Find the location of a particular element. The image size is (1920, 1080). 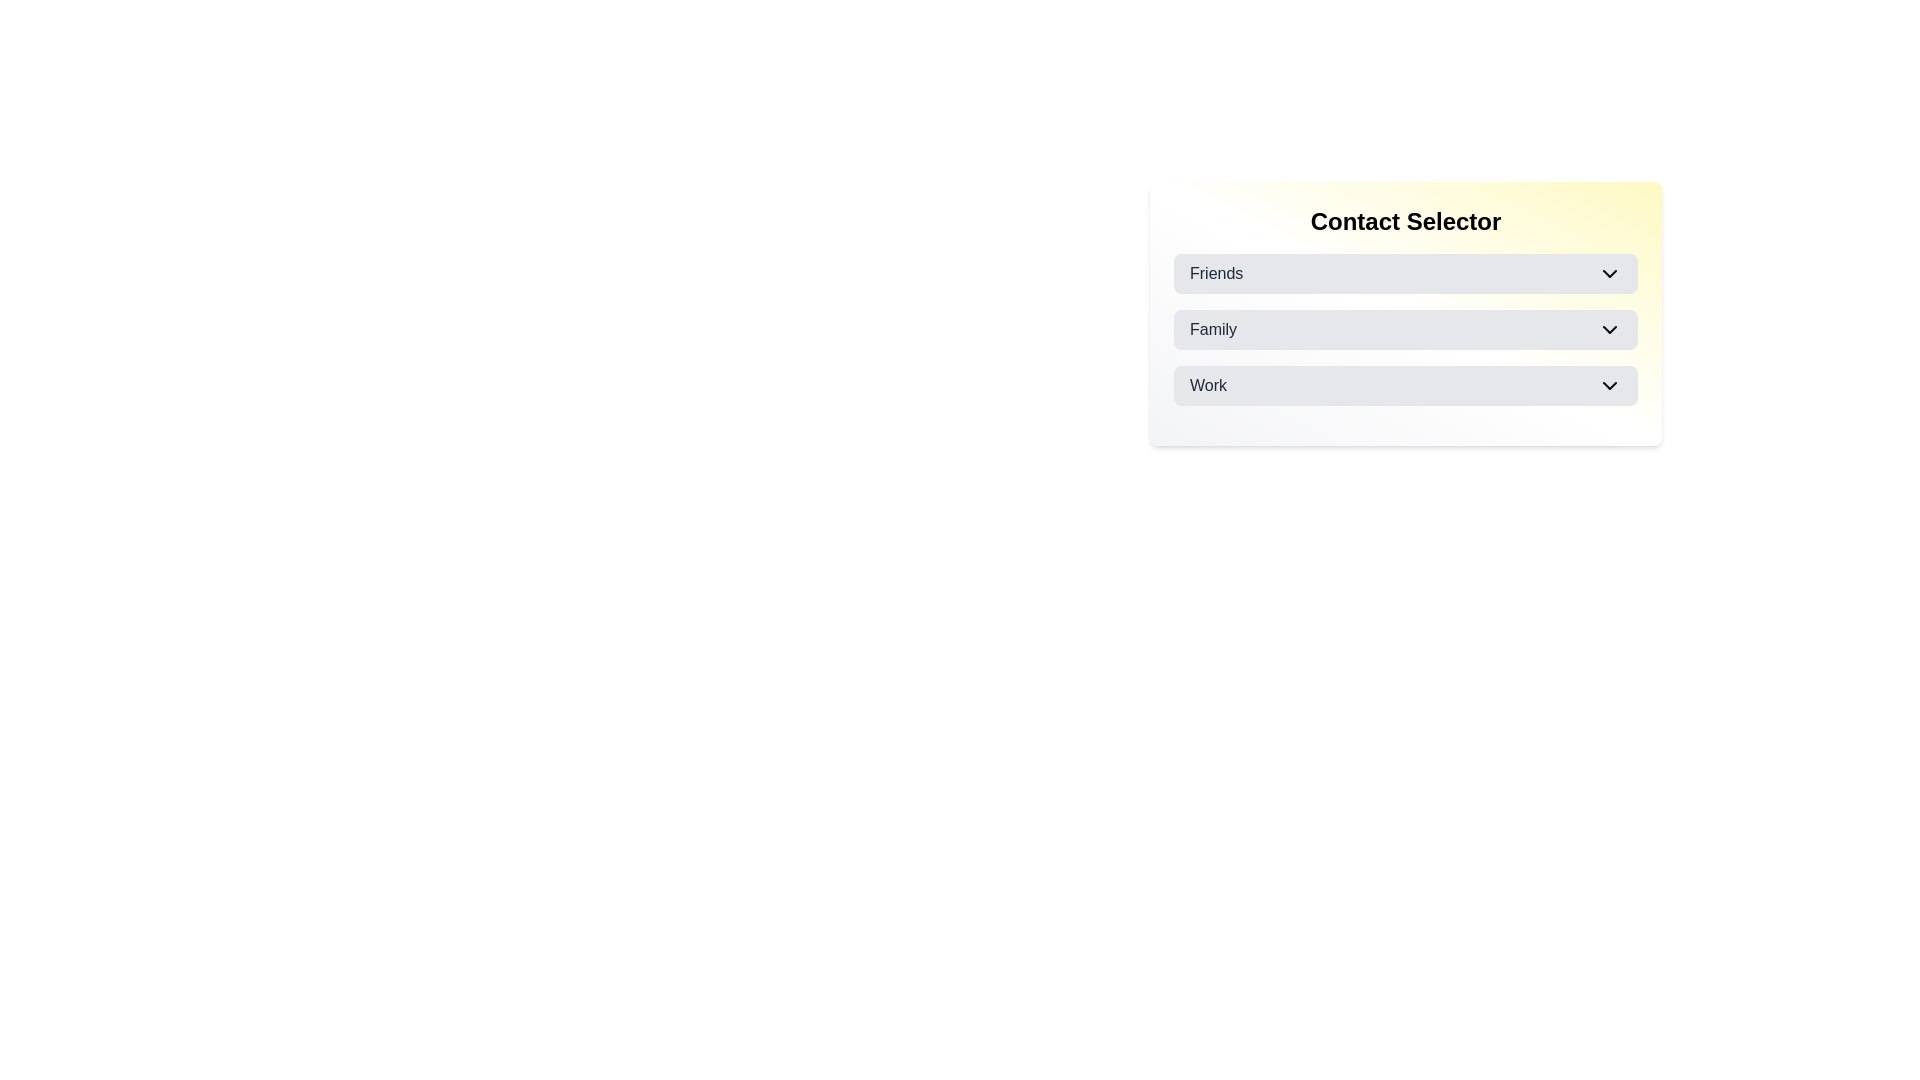

the downward-facing chevron icon located at the far right side of the 'Family' row in the dropdown menu is located at coordinates (1609, 329).